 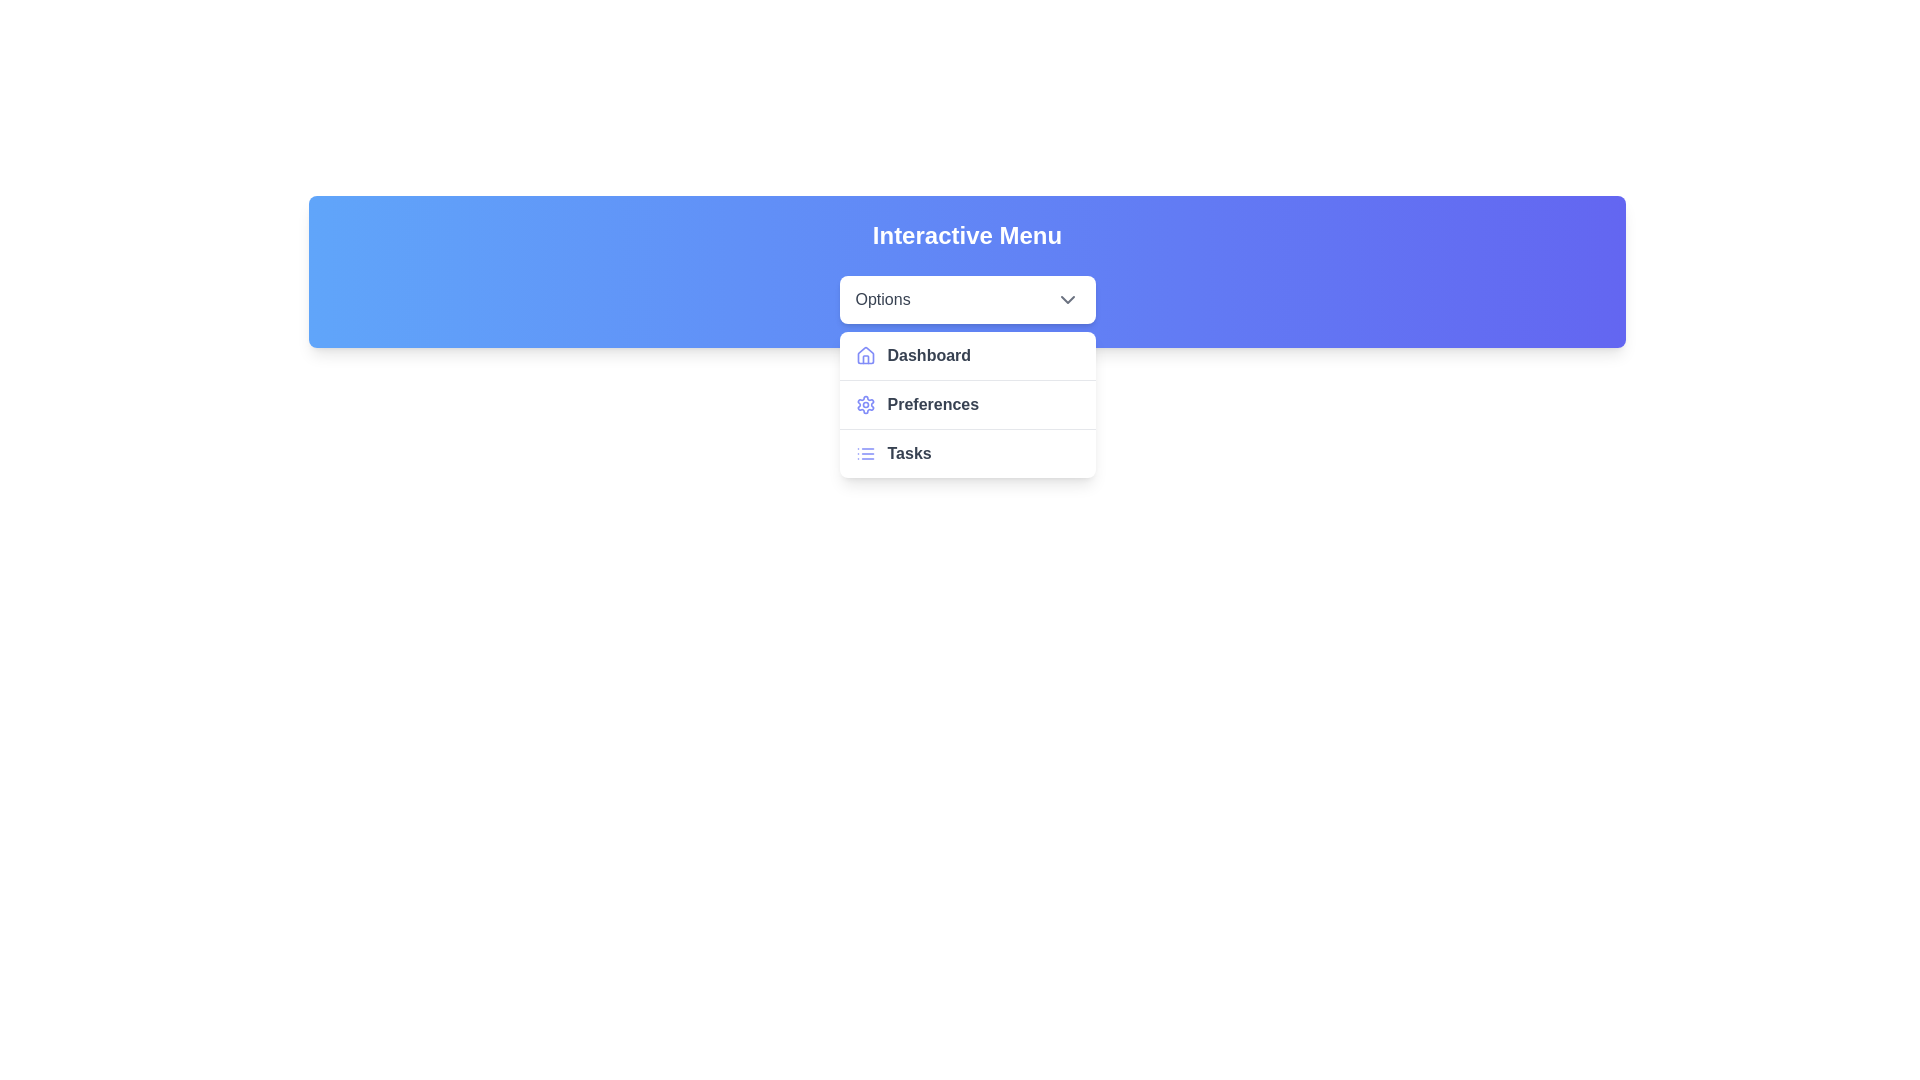 What do you see at coordinates (865, 354) in the screenshot?
I see `the house-shaped icon located inside the dropdown menu under the 'Dashboard' text item` at bounding box center [865, 354].